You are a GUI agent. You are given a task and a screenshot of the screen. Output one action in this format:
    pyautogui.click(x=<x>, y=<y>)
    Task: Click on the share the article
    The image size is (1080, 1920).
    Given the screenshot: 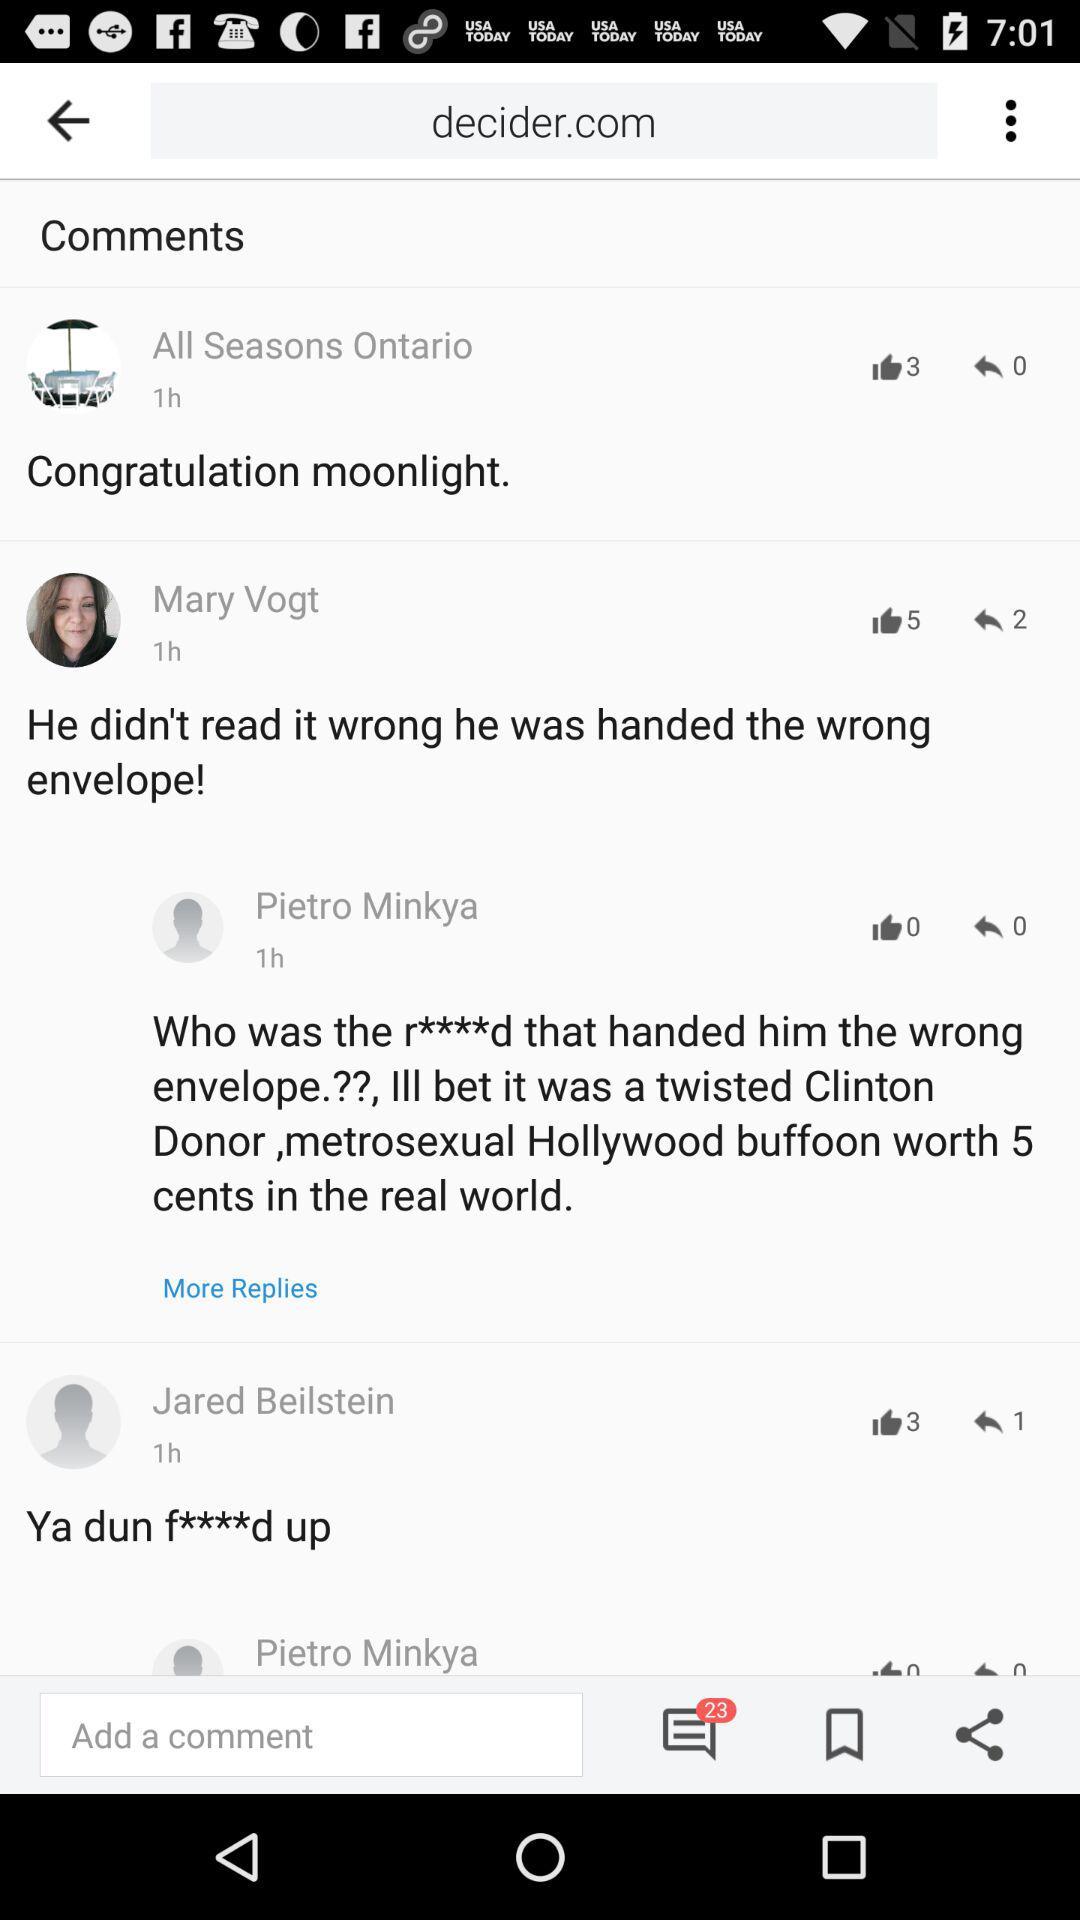 What is the action you would take?
    pyautogui.click(x=971, y=1733)
    